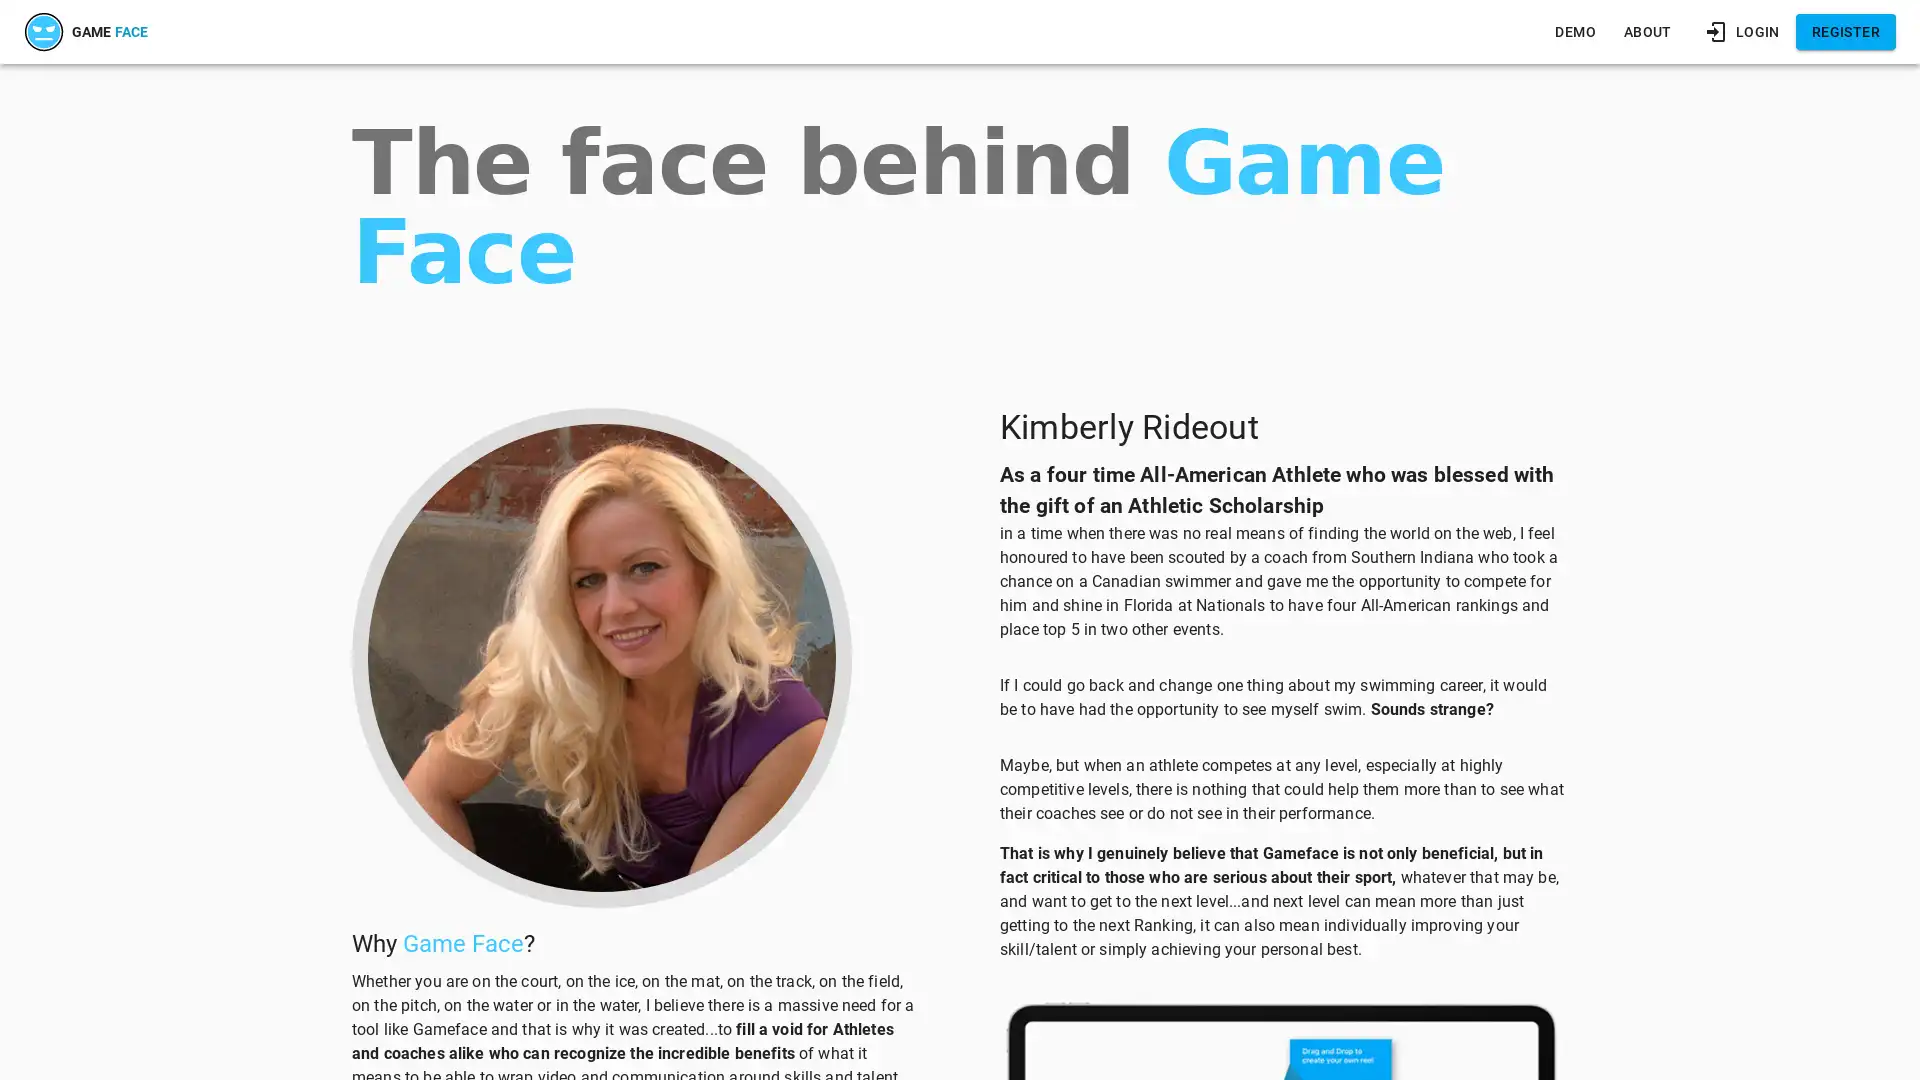 This screenshot has height=1080, width=1920. Describe the element at coordinates (1646, 31) in the screenshot. I see `ABOUT` at that location.